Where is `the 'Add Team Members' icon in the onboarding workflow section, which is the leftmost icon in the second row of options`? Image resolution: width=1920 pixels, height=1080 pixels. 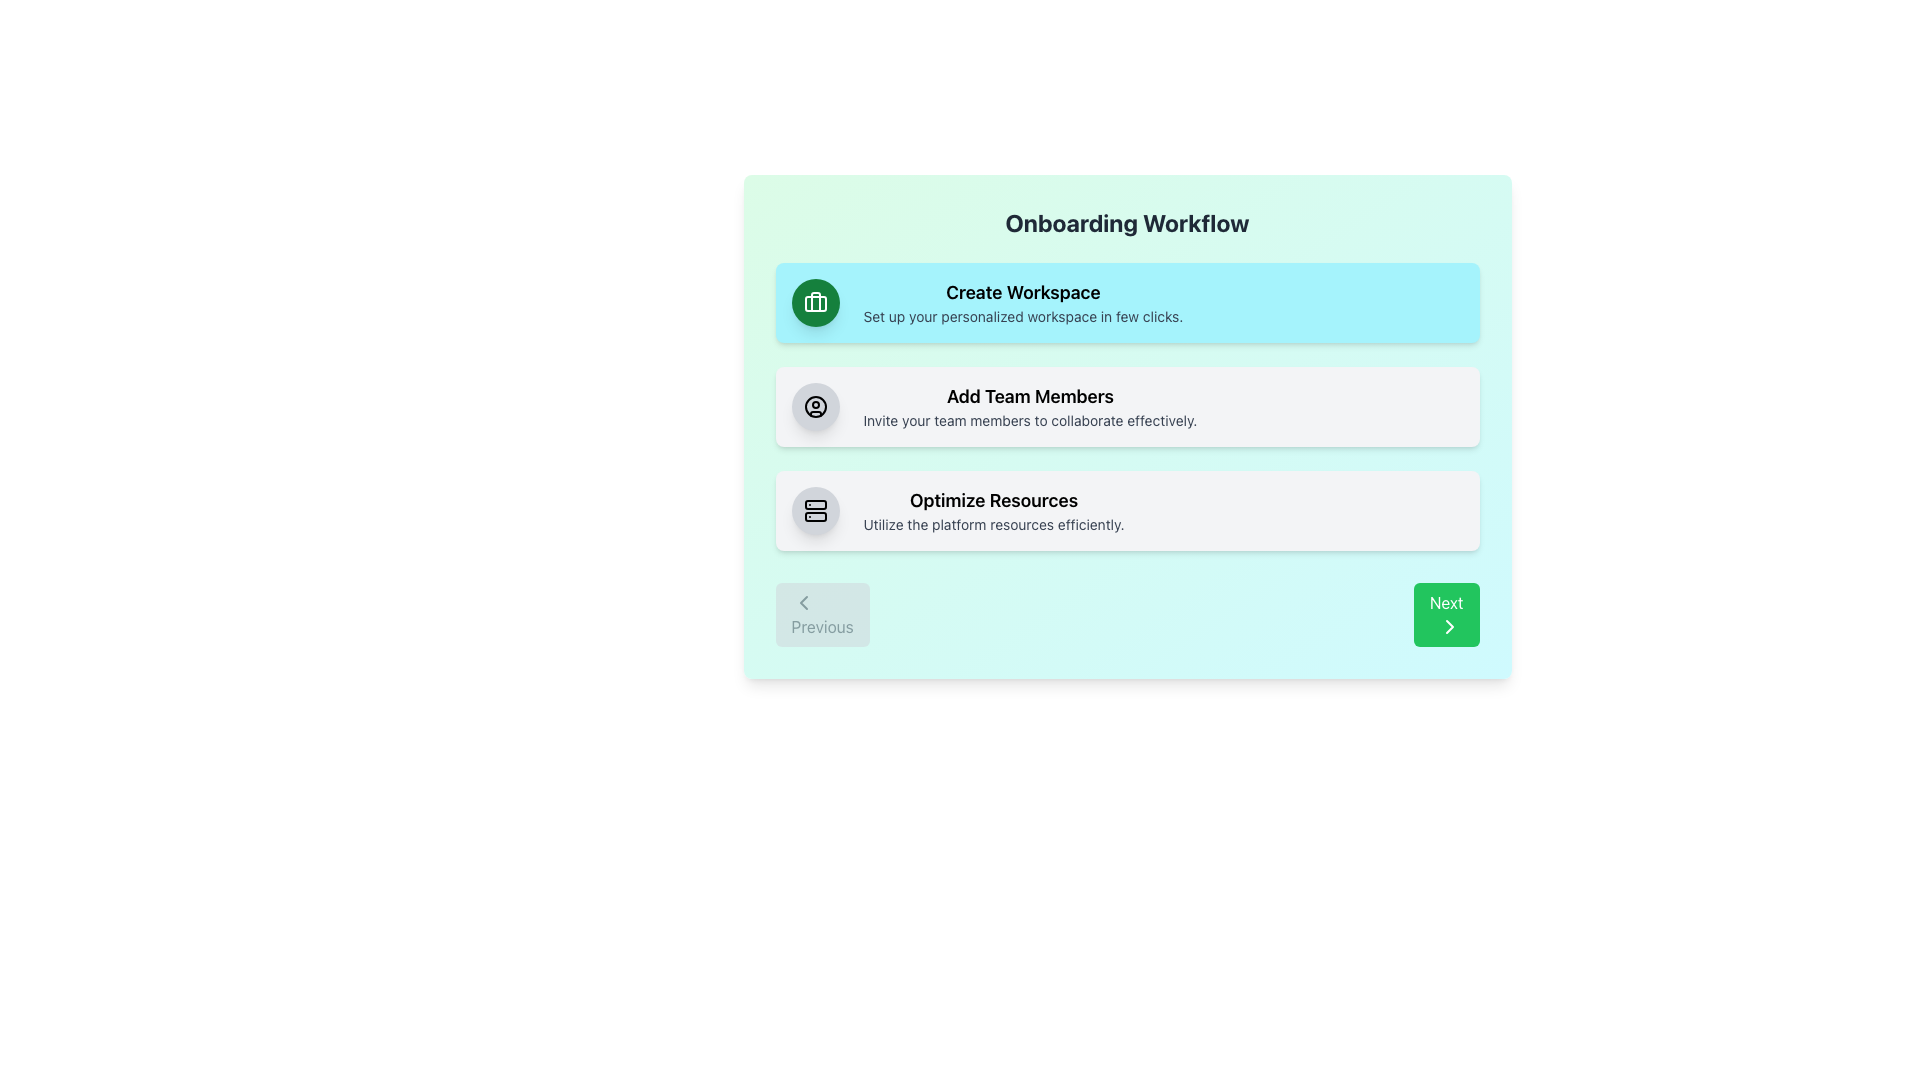
the 'Add Team Members' icon in the onboarding workflow section, which is the leftmost icon in the second row of options is located at coordinates (815, 406).